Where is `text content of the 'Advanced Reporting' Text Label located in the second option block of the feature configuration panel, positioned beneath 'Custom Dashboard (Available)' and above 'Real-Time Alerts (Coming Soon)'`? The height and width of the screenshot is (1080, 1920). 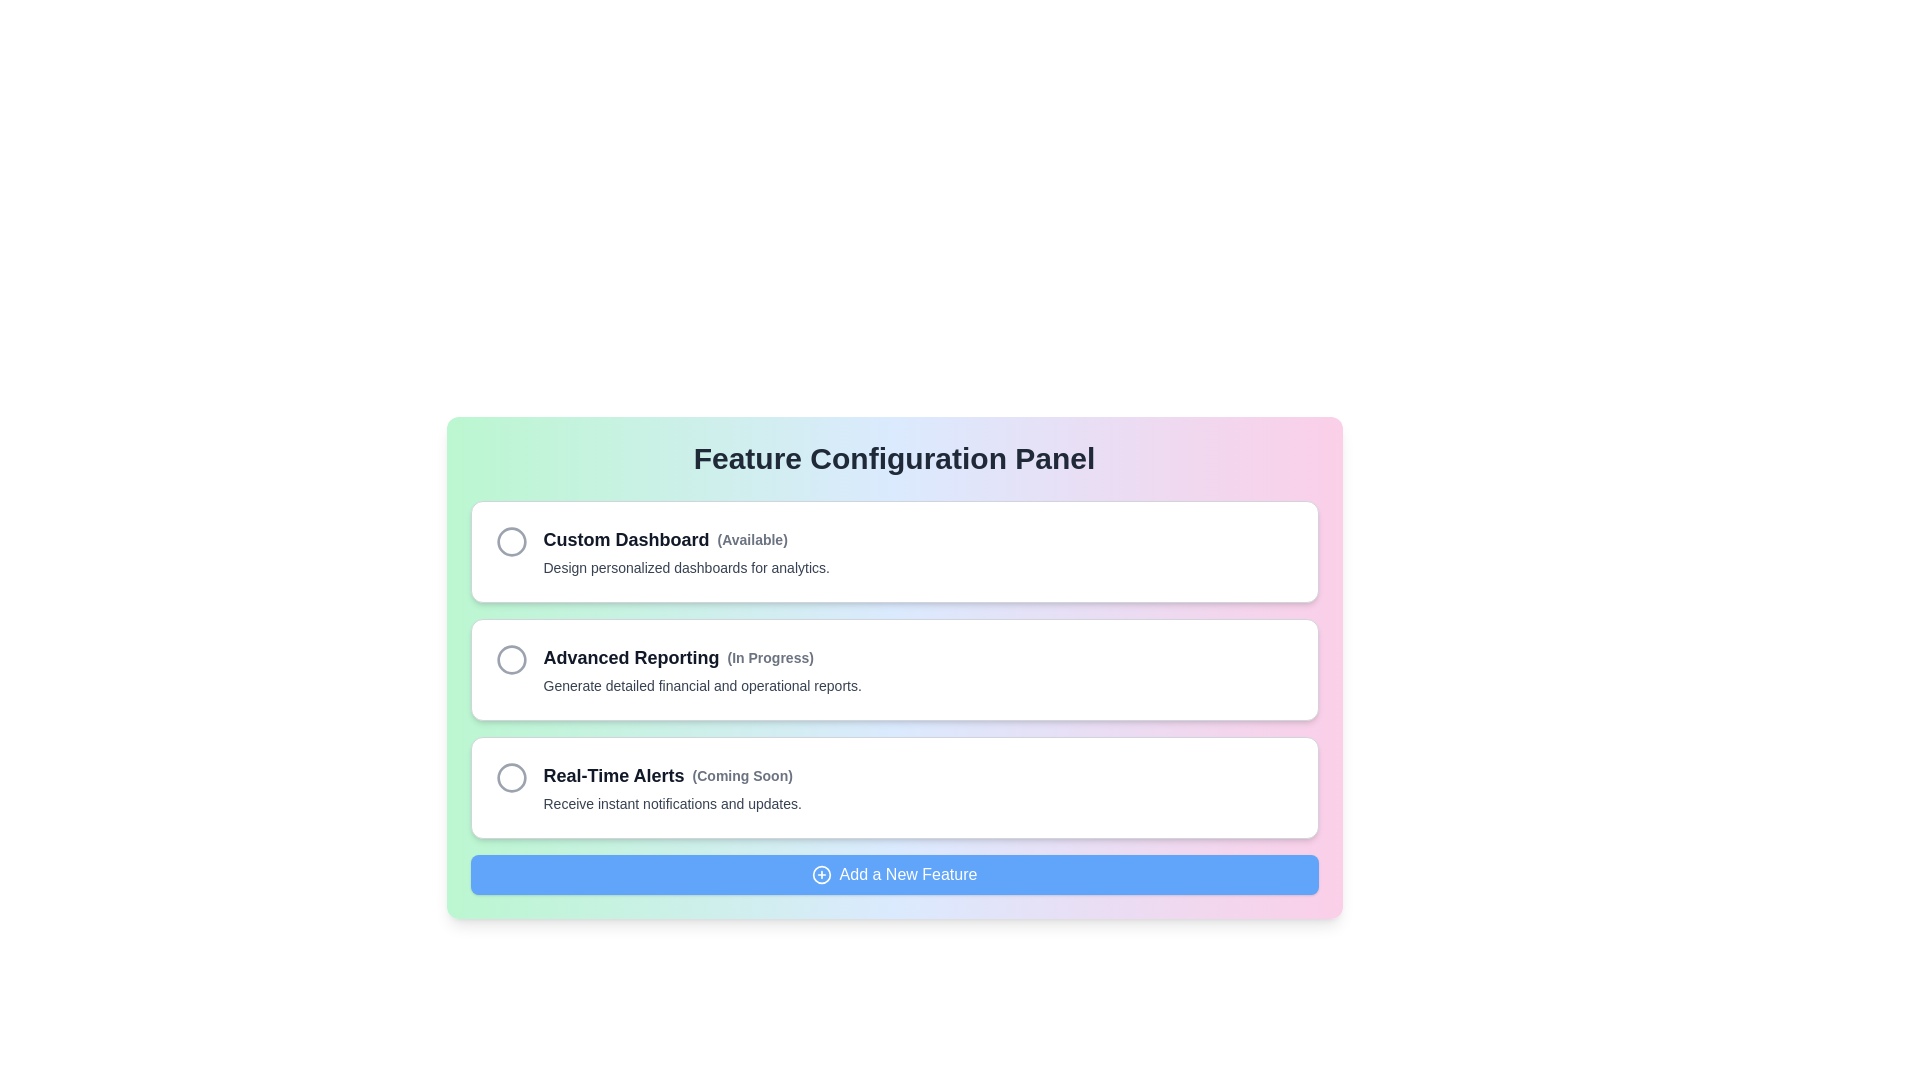 text content of the 'Advanced Reporting' Text Label located in the second option block of the feature configuration panel, positioned beneath 'Custom Dashboard (Available)' and above 'Real-Time Alerts (Coming Soon)' is located at coordinates (702, 658).